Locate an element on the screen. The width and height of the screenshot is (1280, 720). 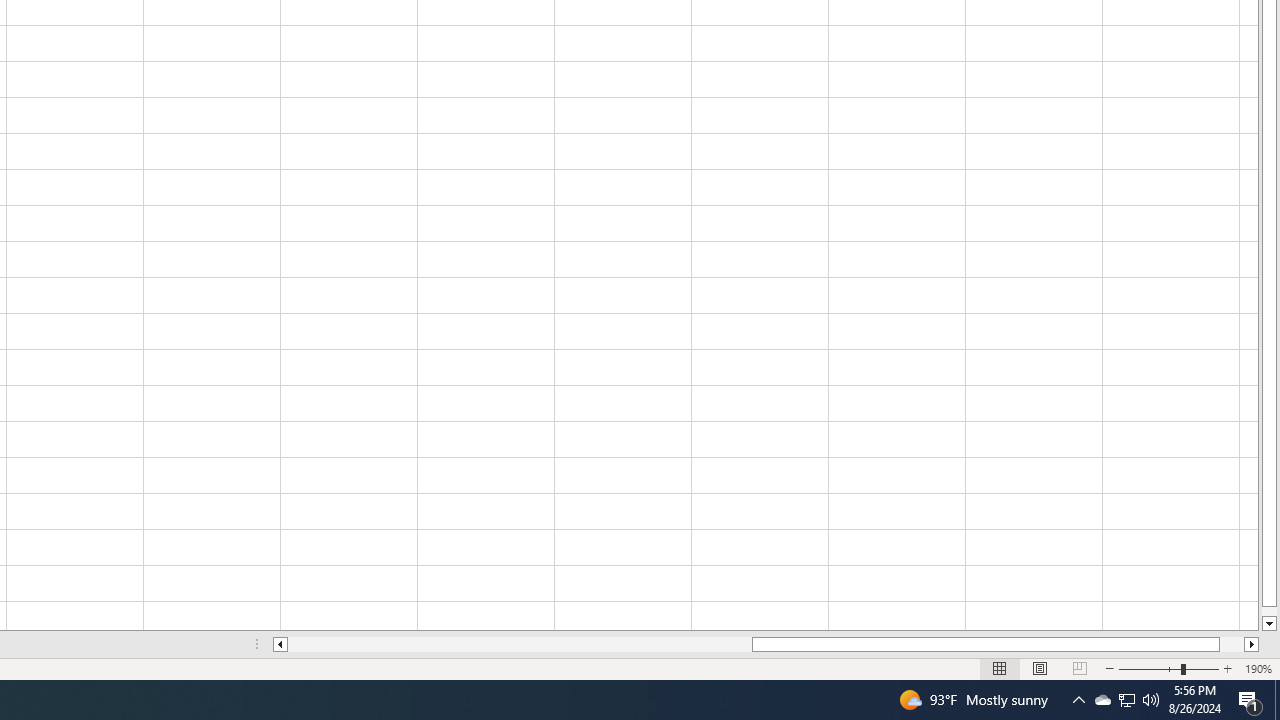
'Zoom In' is located at coordinates (1226, 669).